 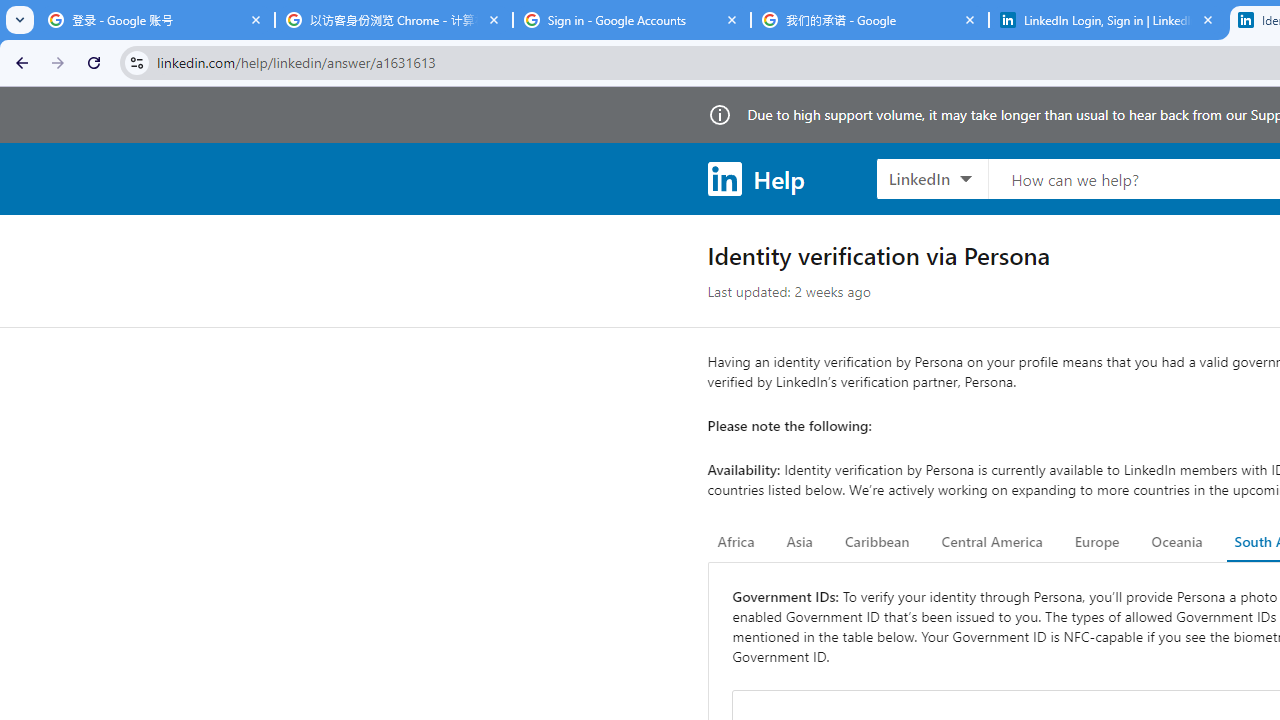 What do you see at coordinates (1176, 542) in the screenshot?
I see `'Oceania'` at bounding box center [1176, 542].